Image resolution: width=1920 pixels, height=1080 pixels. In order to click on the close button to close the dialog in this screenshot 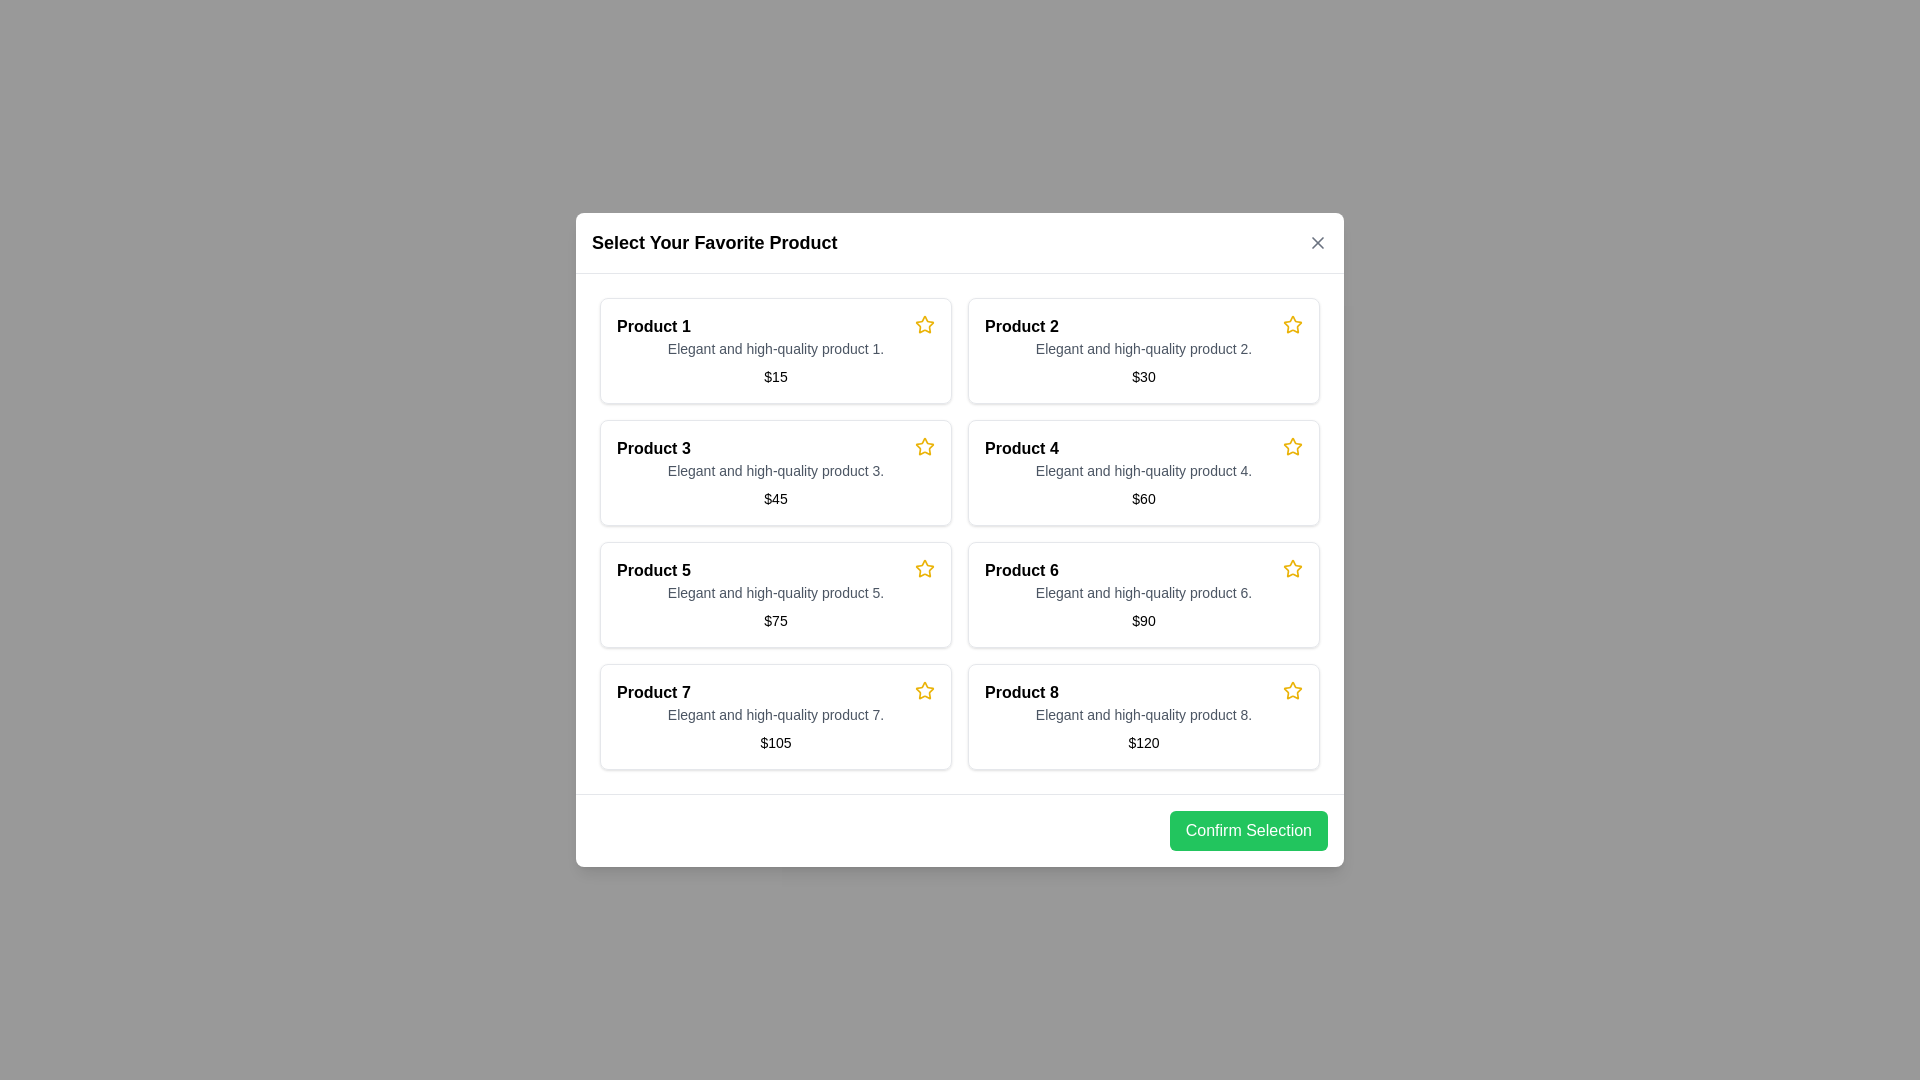, I will do `click(1318, 242)`.